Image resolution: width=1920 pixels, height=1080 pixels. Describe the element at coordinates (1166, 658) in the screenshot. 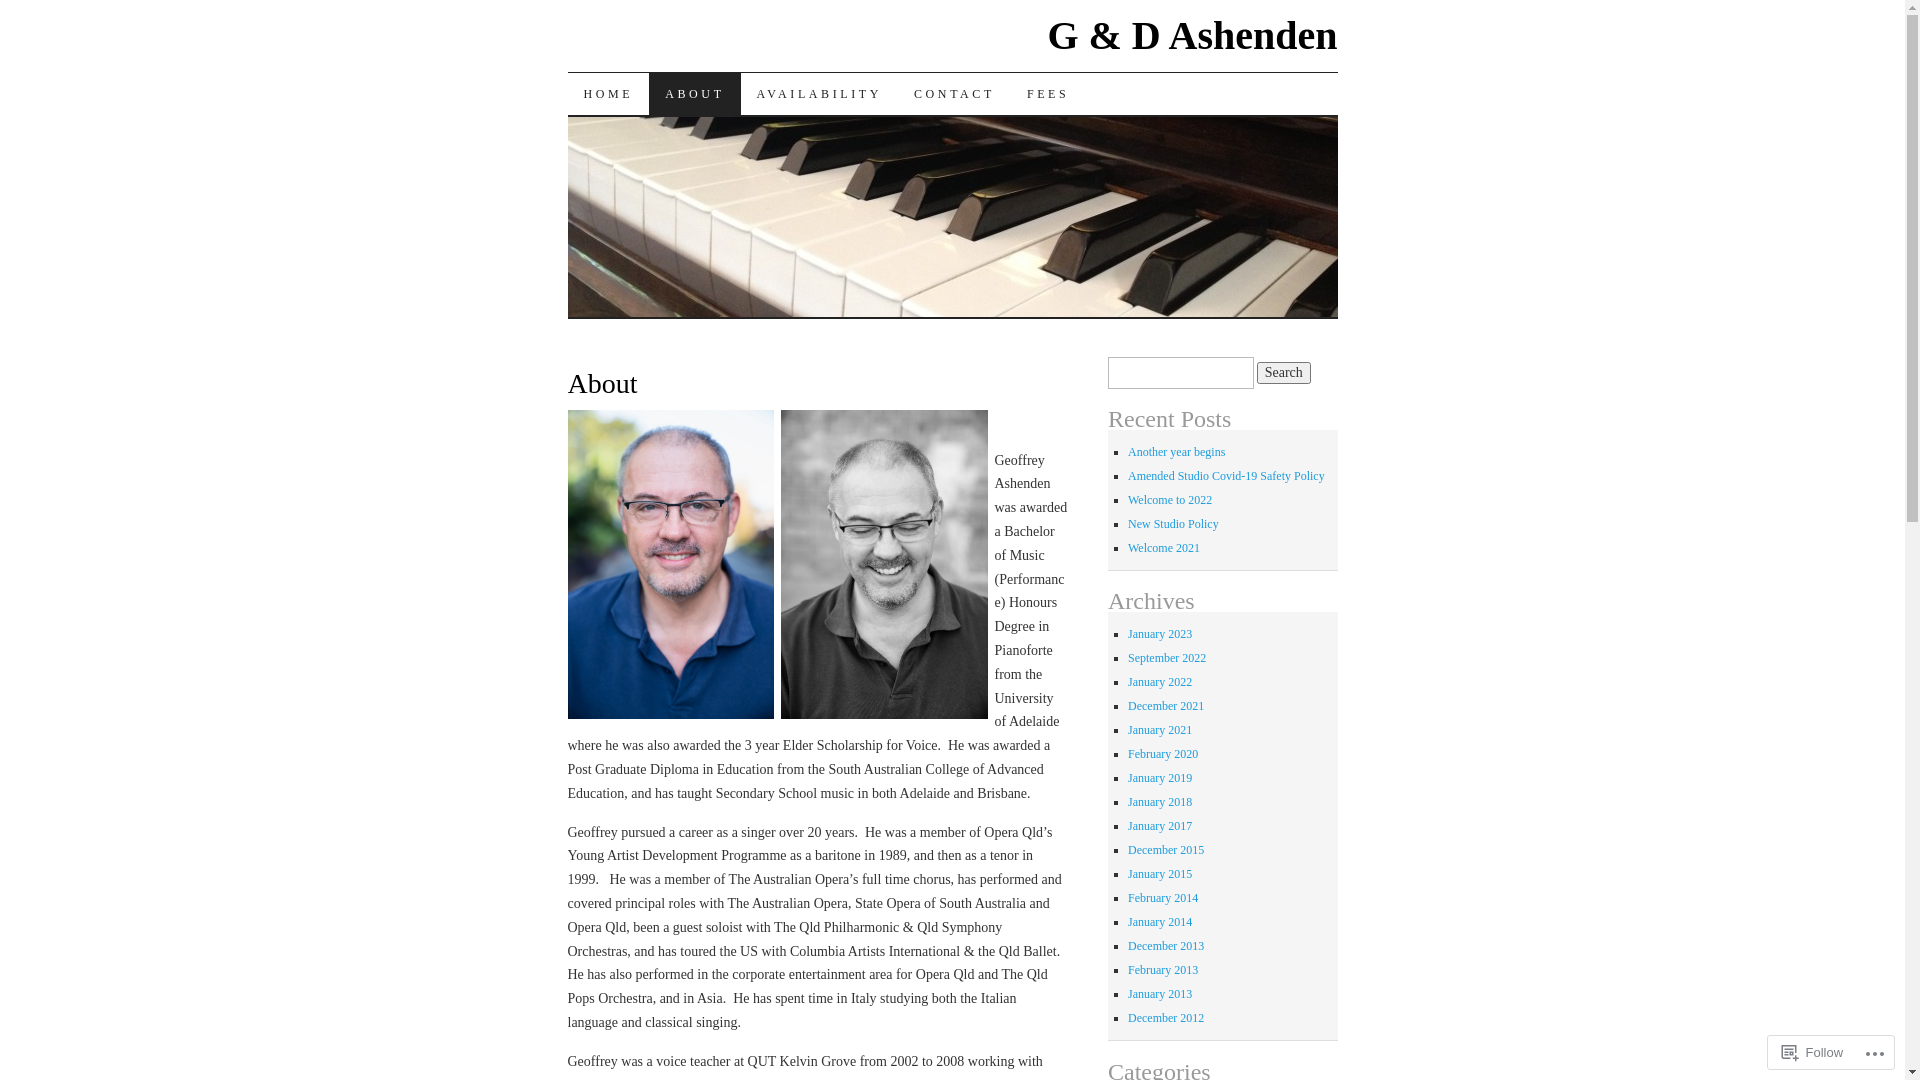

I see `'September 2022'` at that location.